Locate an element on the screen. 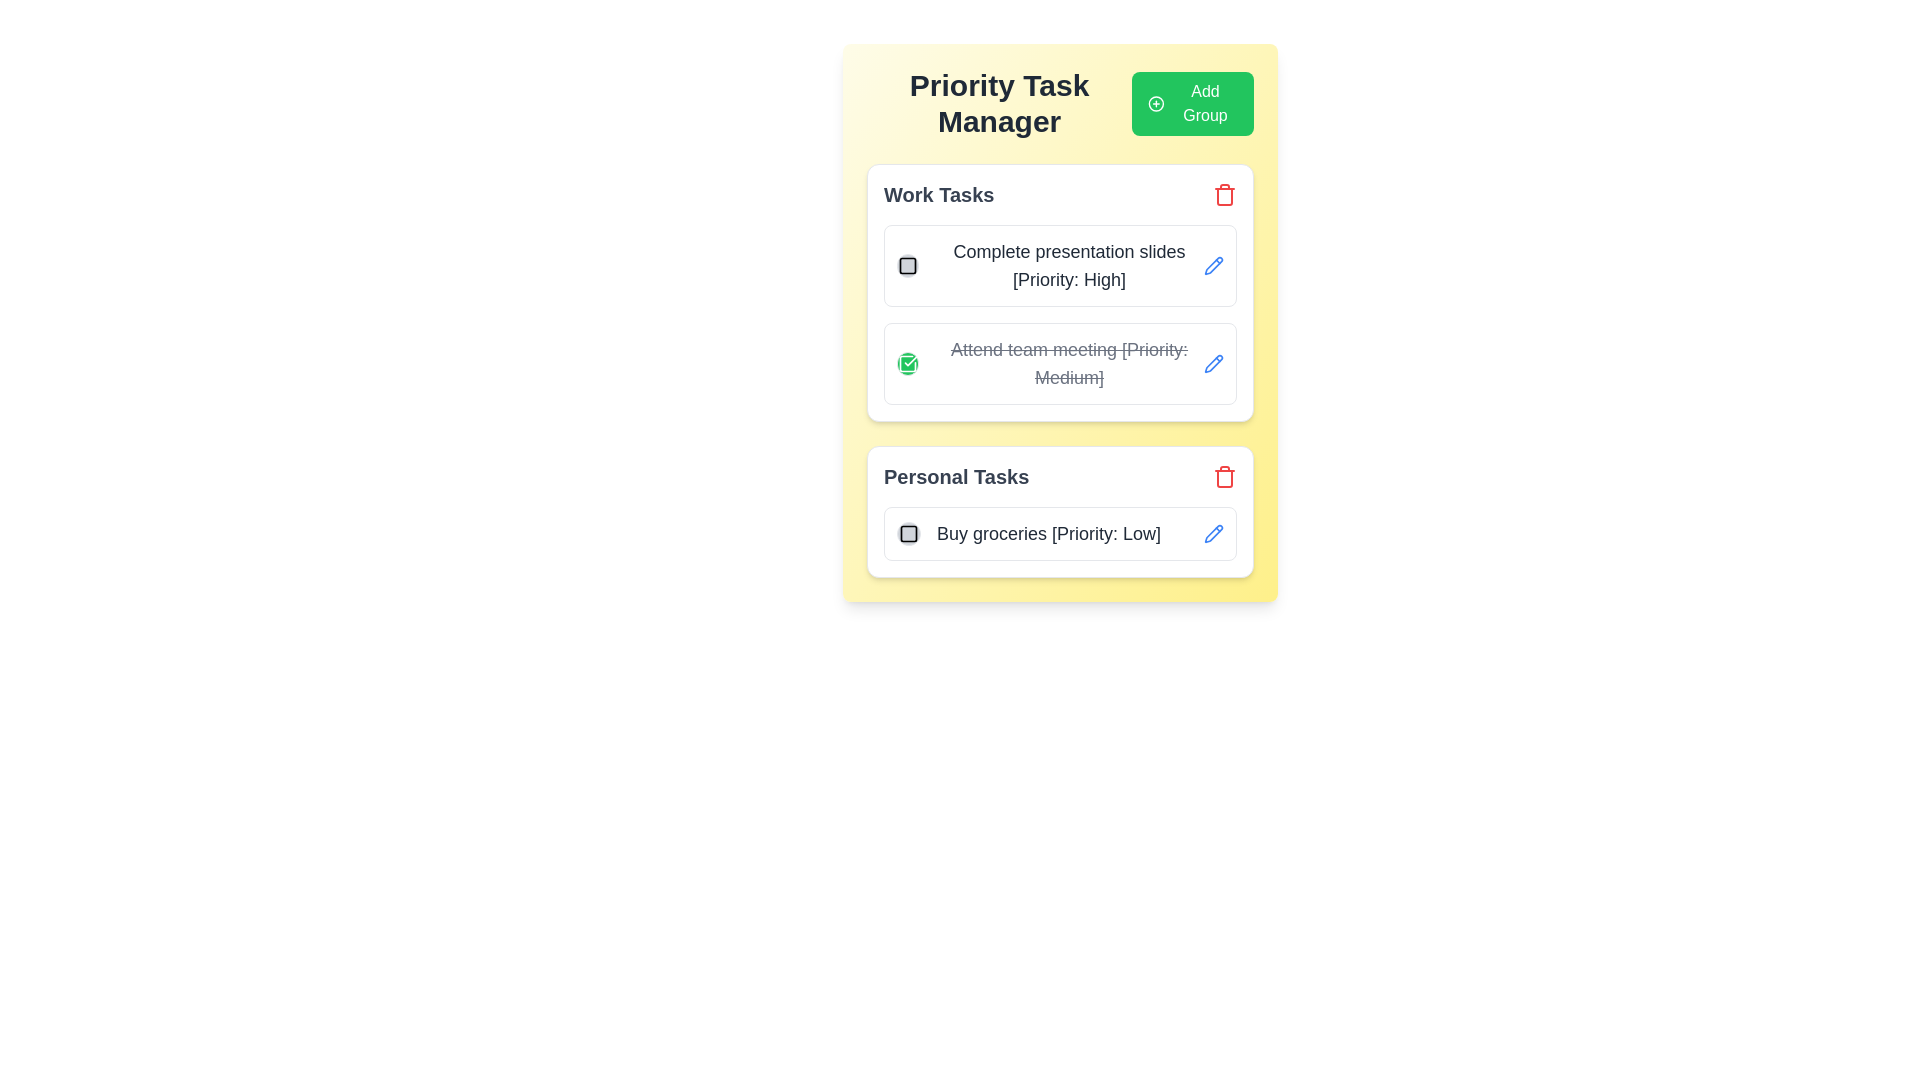 The width and height of the screenshot is (1920, 1080). the icon located inside the green 'Add Group' button in the top-right corner of the 'Priority Task Manager' panel is located at coordinates (1156, 104).